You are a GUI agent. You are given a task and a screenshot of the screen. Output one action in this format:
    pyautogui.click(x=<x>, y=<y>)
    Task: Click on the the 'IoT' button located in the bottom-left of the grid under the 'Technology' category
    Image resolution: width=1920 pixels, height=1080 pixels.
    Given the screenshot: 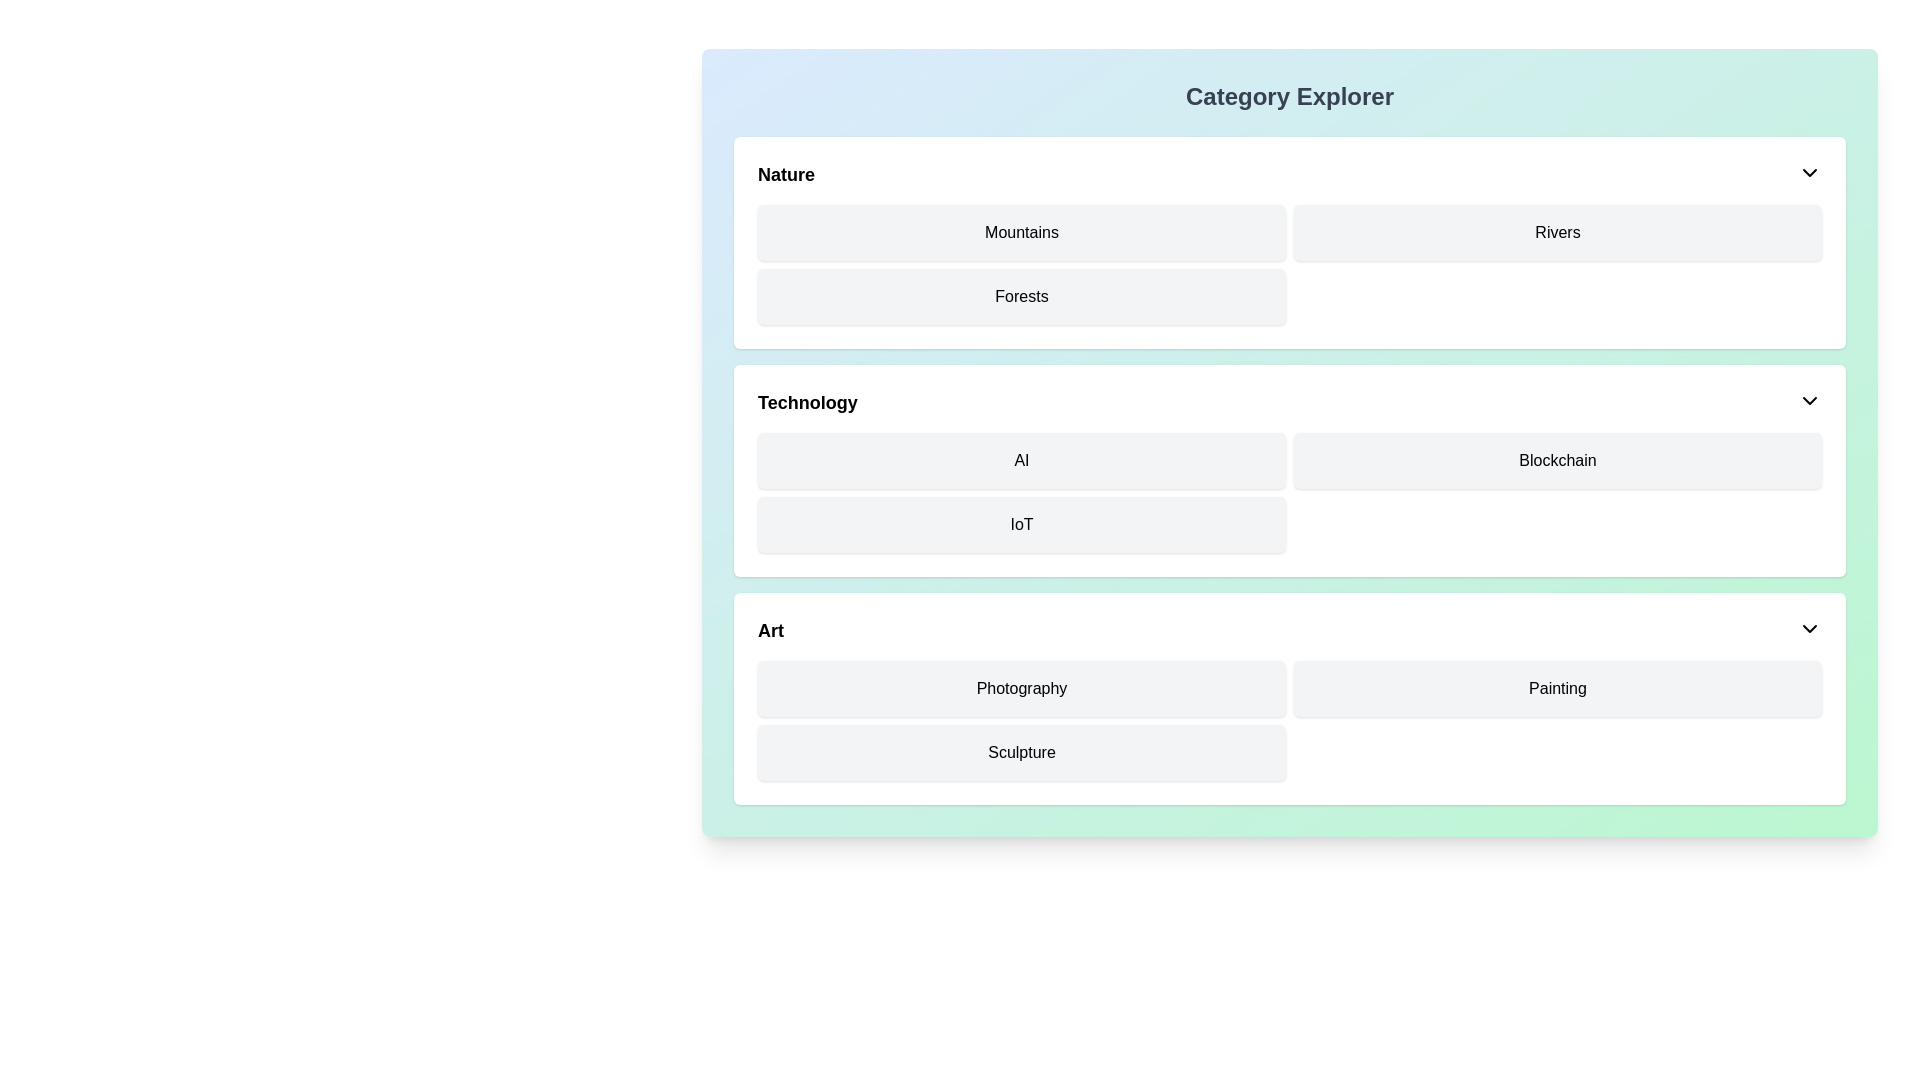 What is the action you would take?
    pyautogui.click(x=1022, y=523)
    